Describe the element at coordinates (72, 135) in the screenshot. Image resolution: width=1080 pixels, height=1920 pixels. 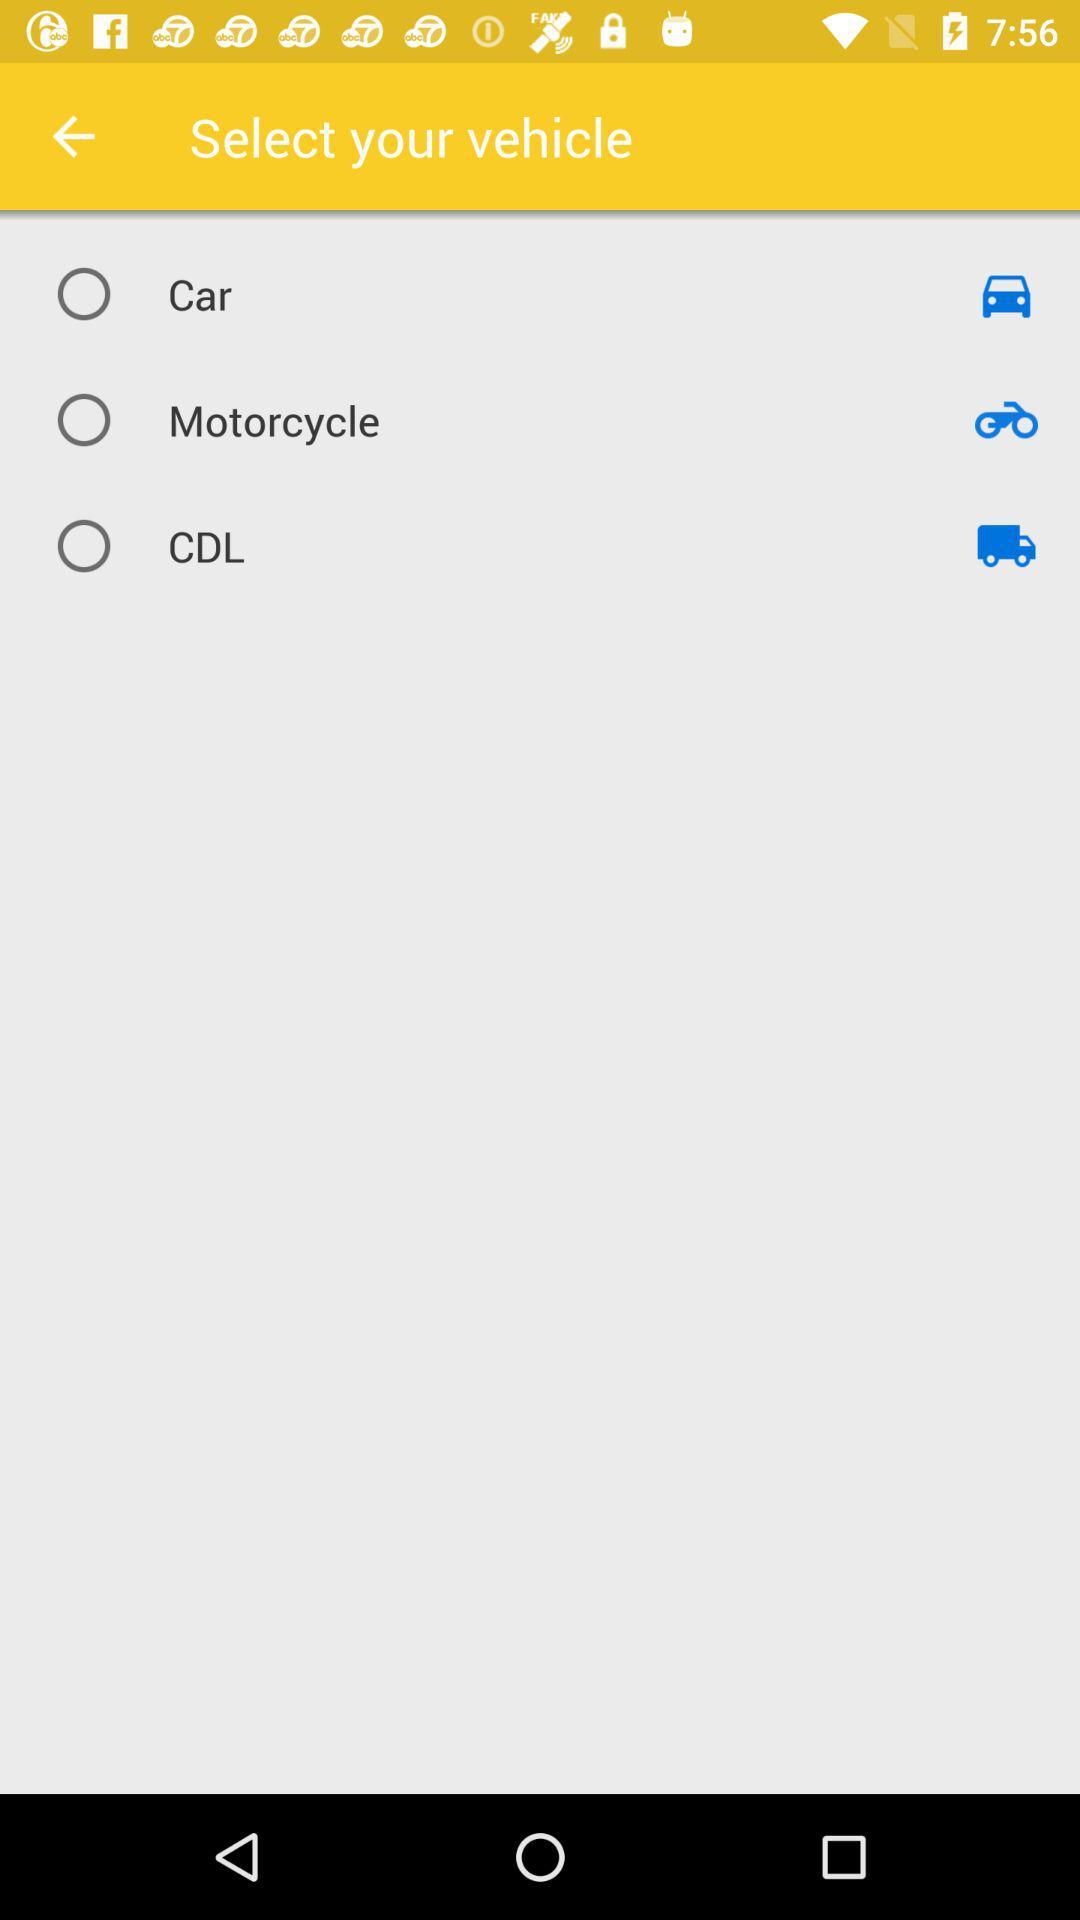
I see `the item to the left of the select your vehicle item` at that location.